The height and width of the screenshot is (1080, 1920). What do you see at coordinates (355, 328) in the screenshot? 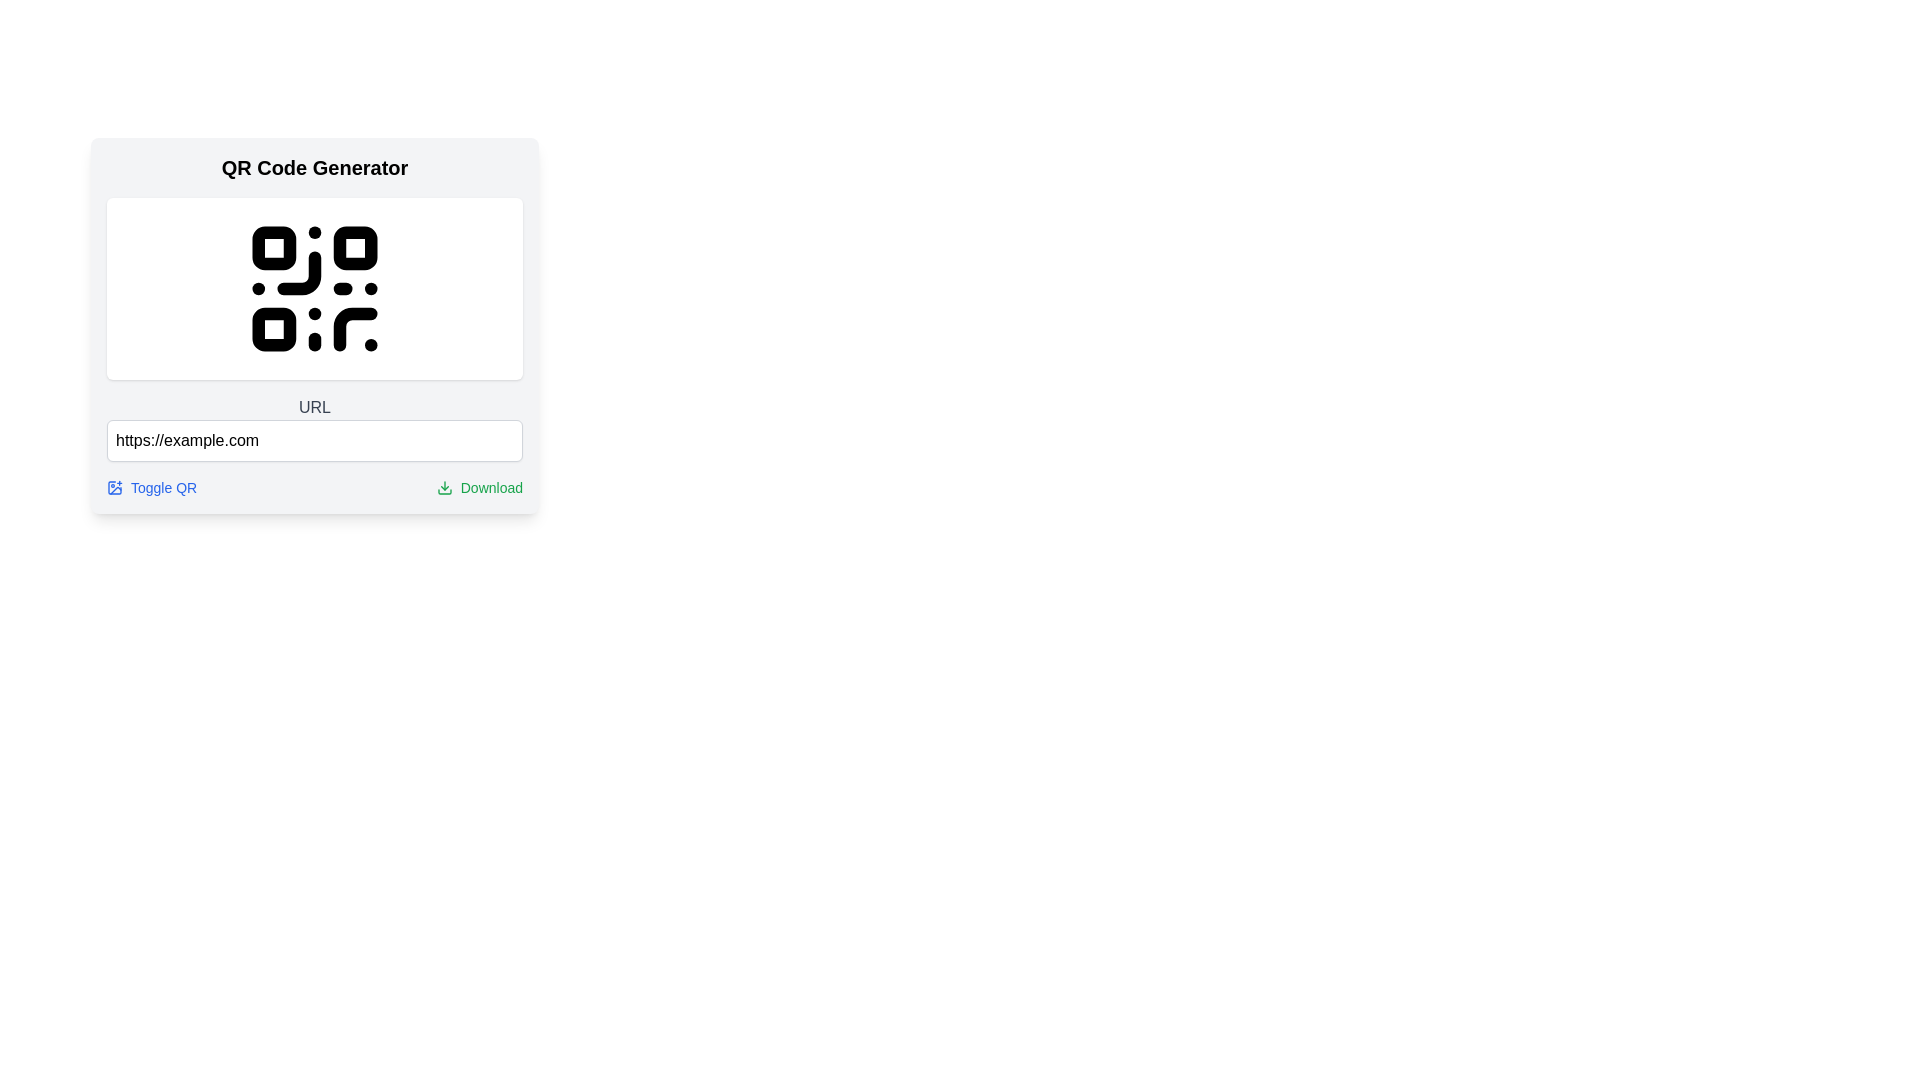
I see `the Curve element, which is centrally positioned within the bottom-right square of the QR code` at bounding box center [355, 328].